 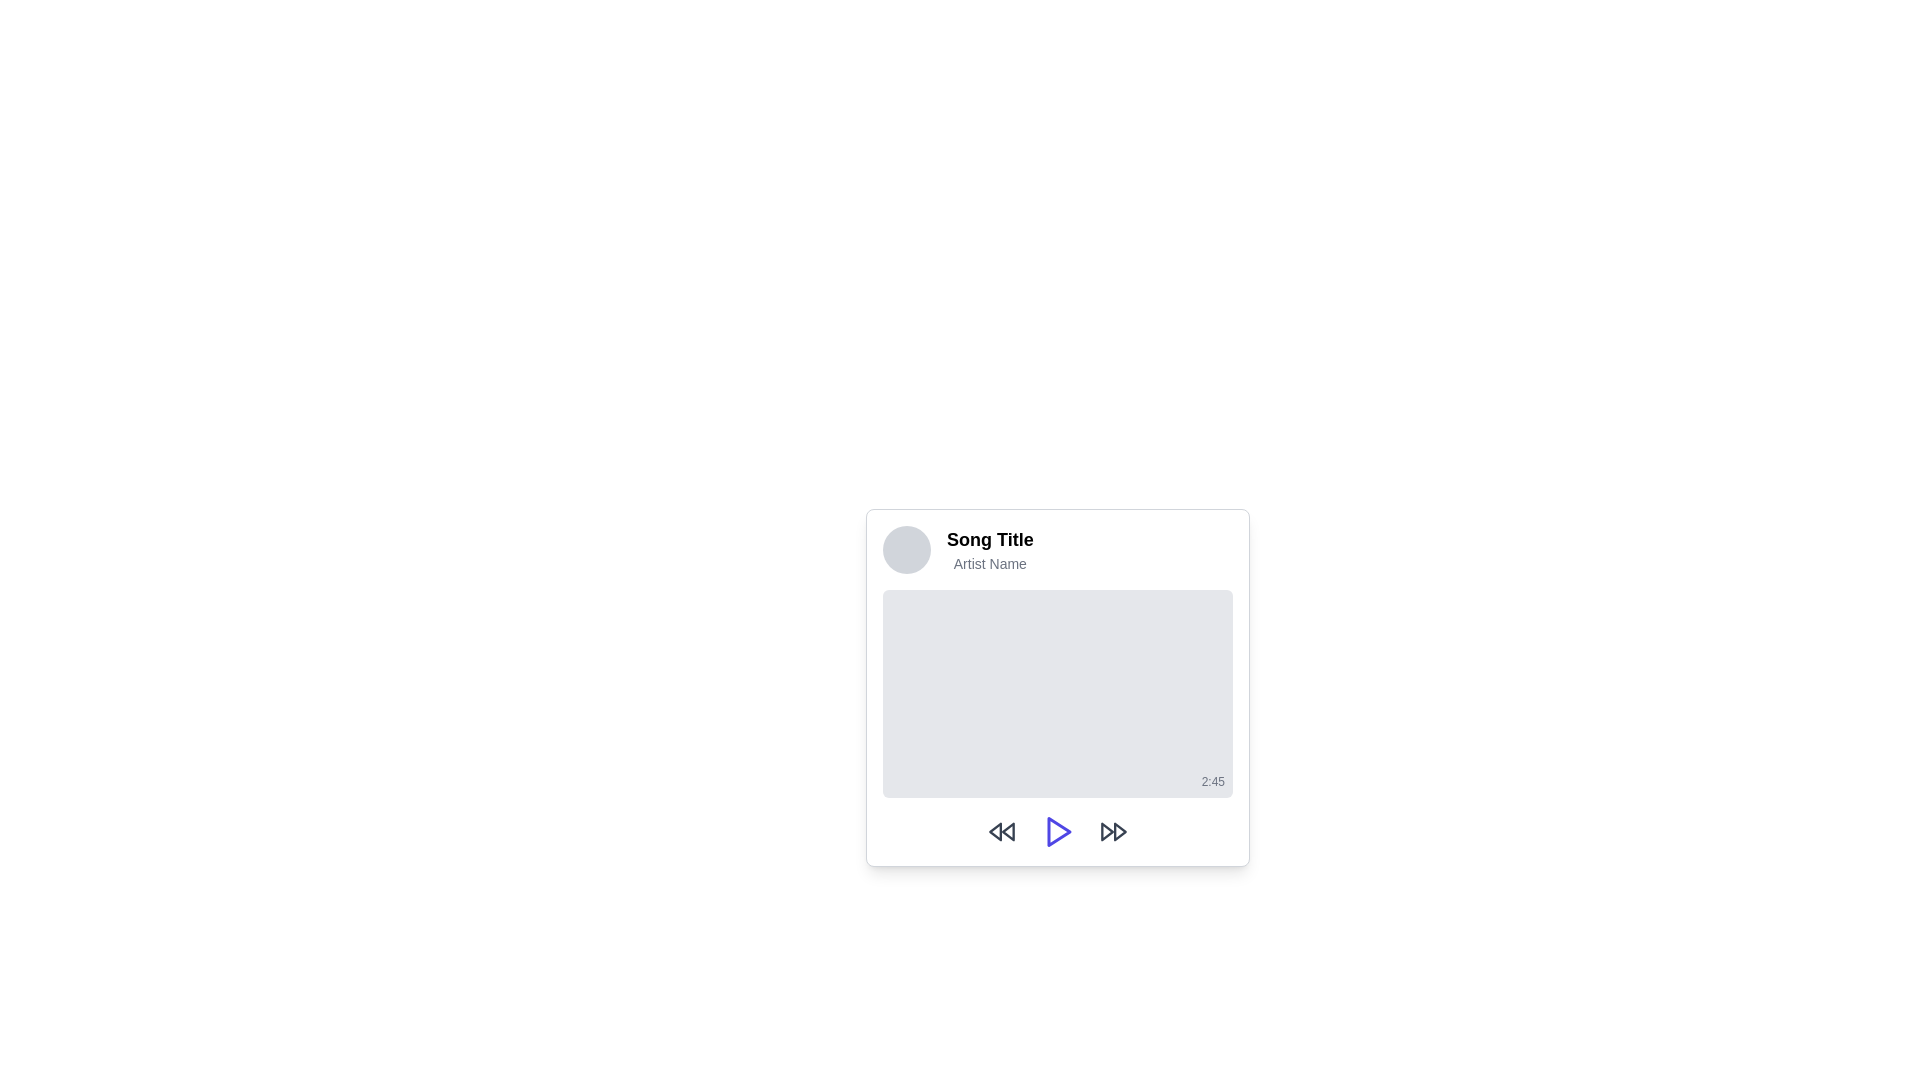 I want to click on the triangular play button icon located in the lower part of the audio control section, so click(x=1058, y=832).